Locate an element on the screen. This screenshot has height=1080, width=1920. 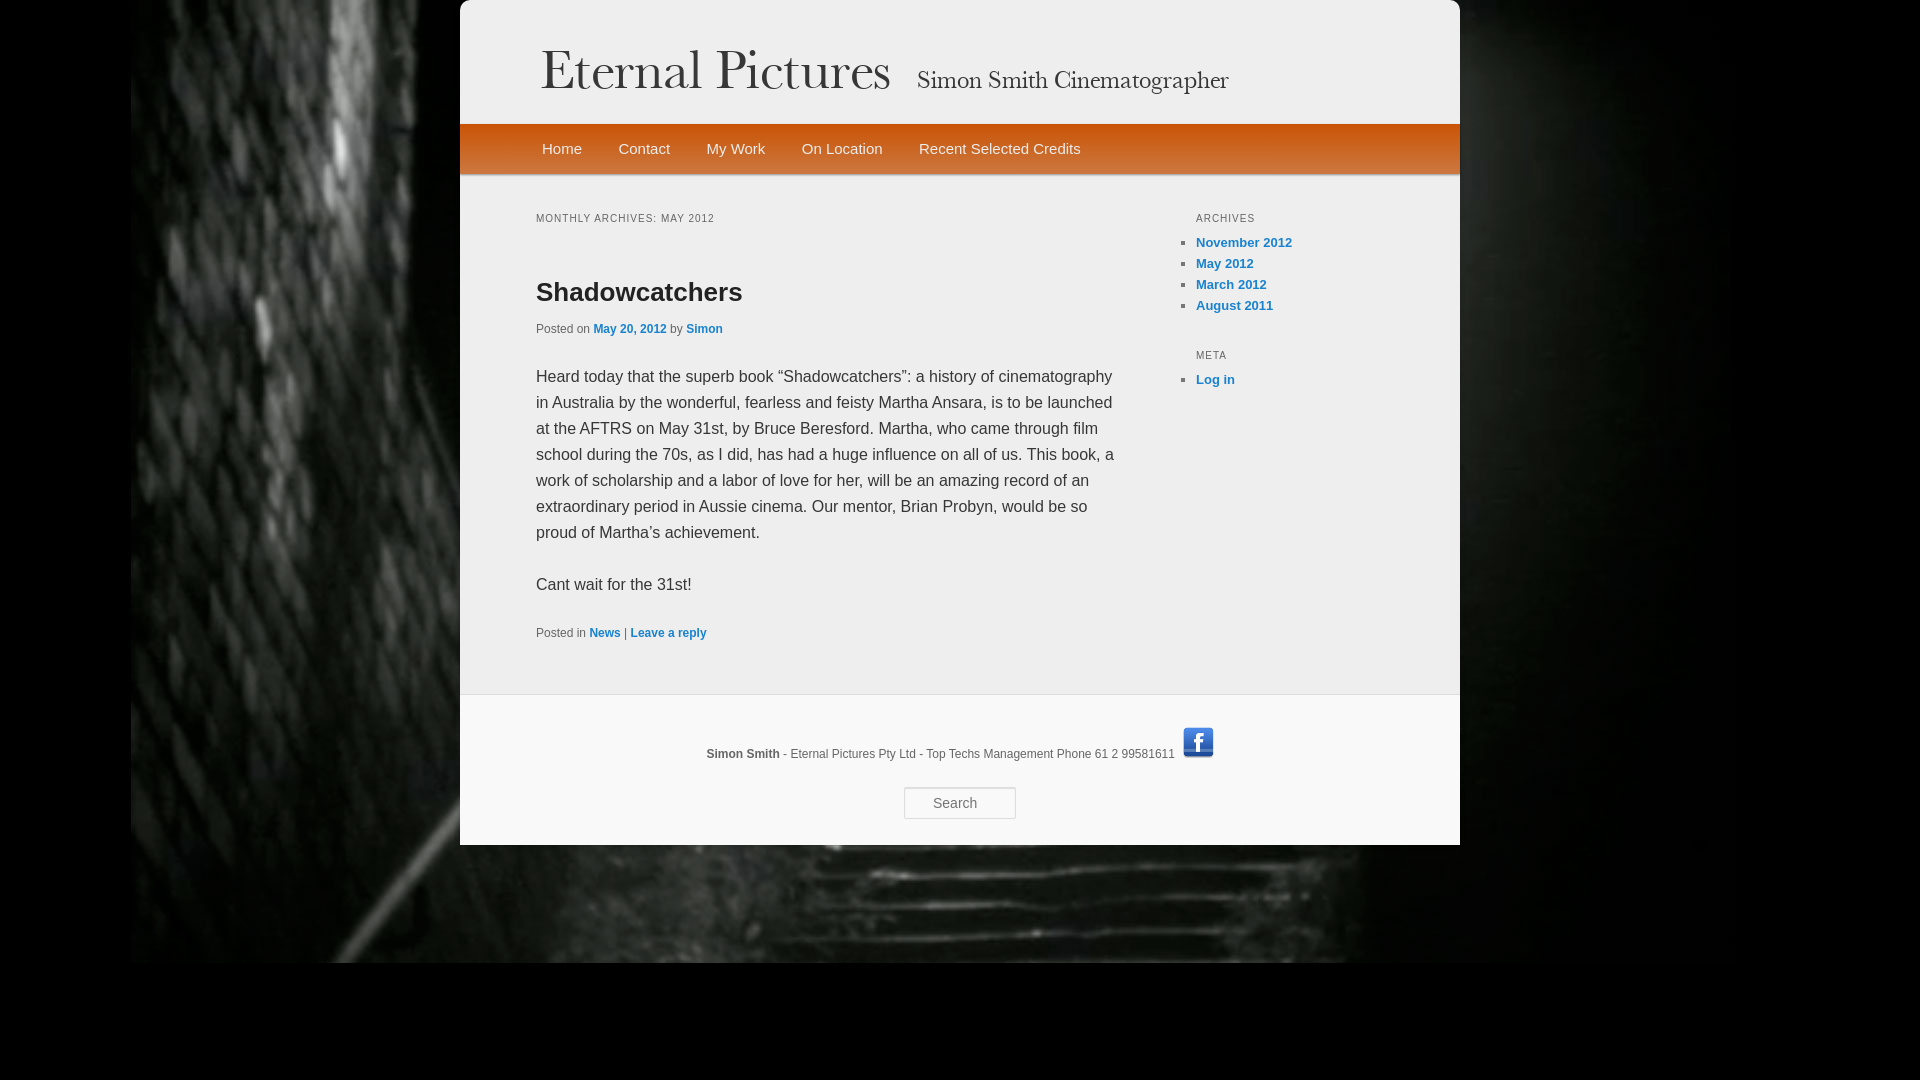
'News' is located at coordinates (603, 632).